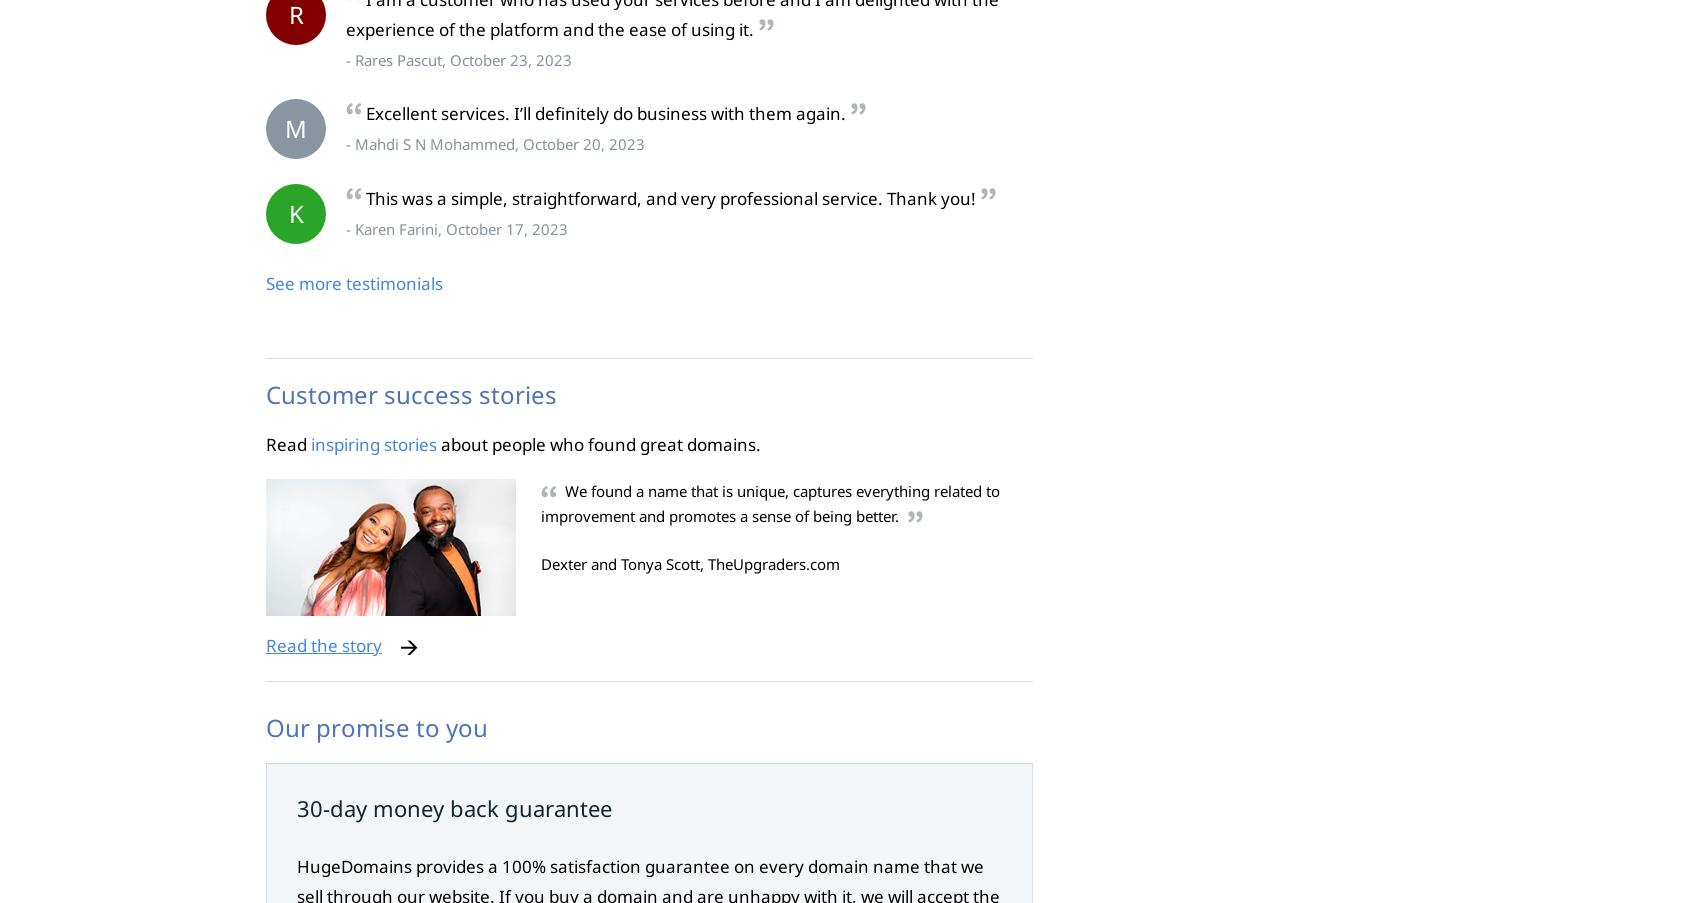 This screenshot has width=1702, height=903. What do you see at coordinates (373, 442) in the screenshot?
I see `'inspiring stories'` at bounding box center [373, 442].